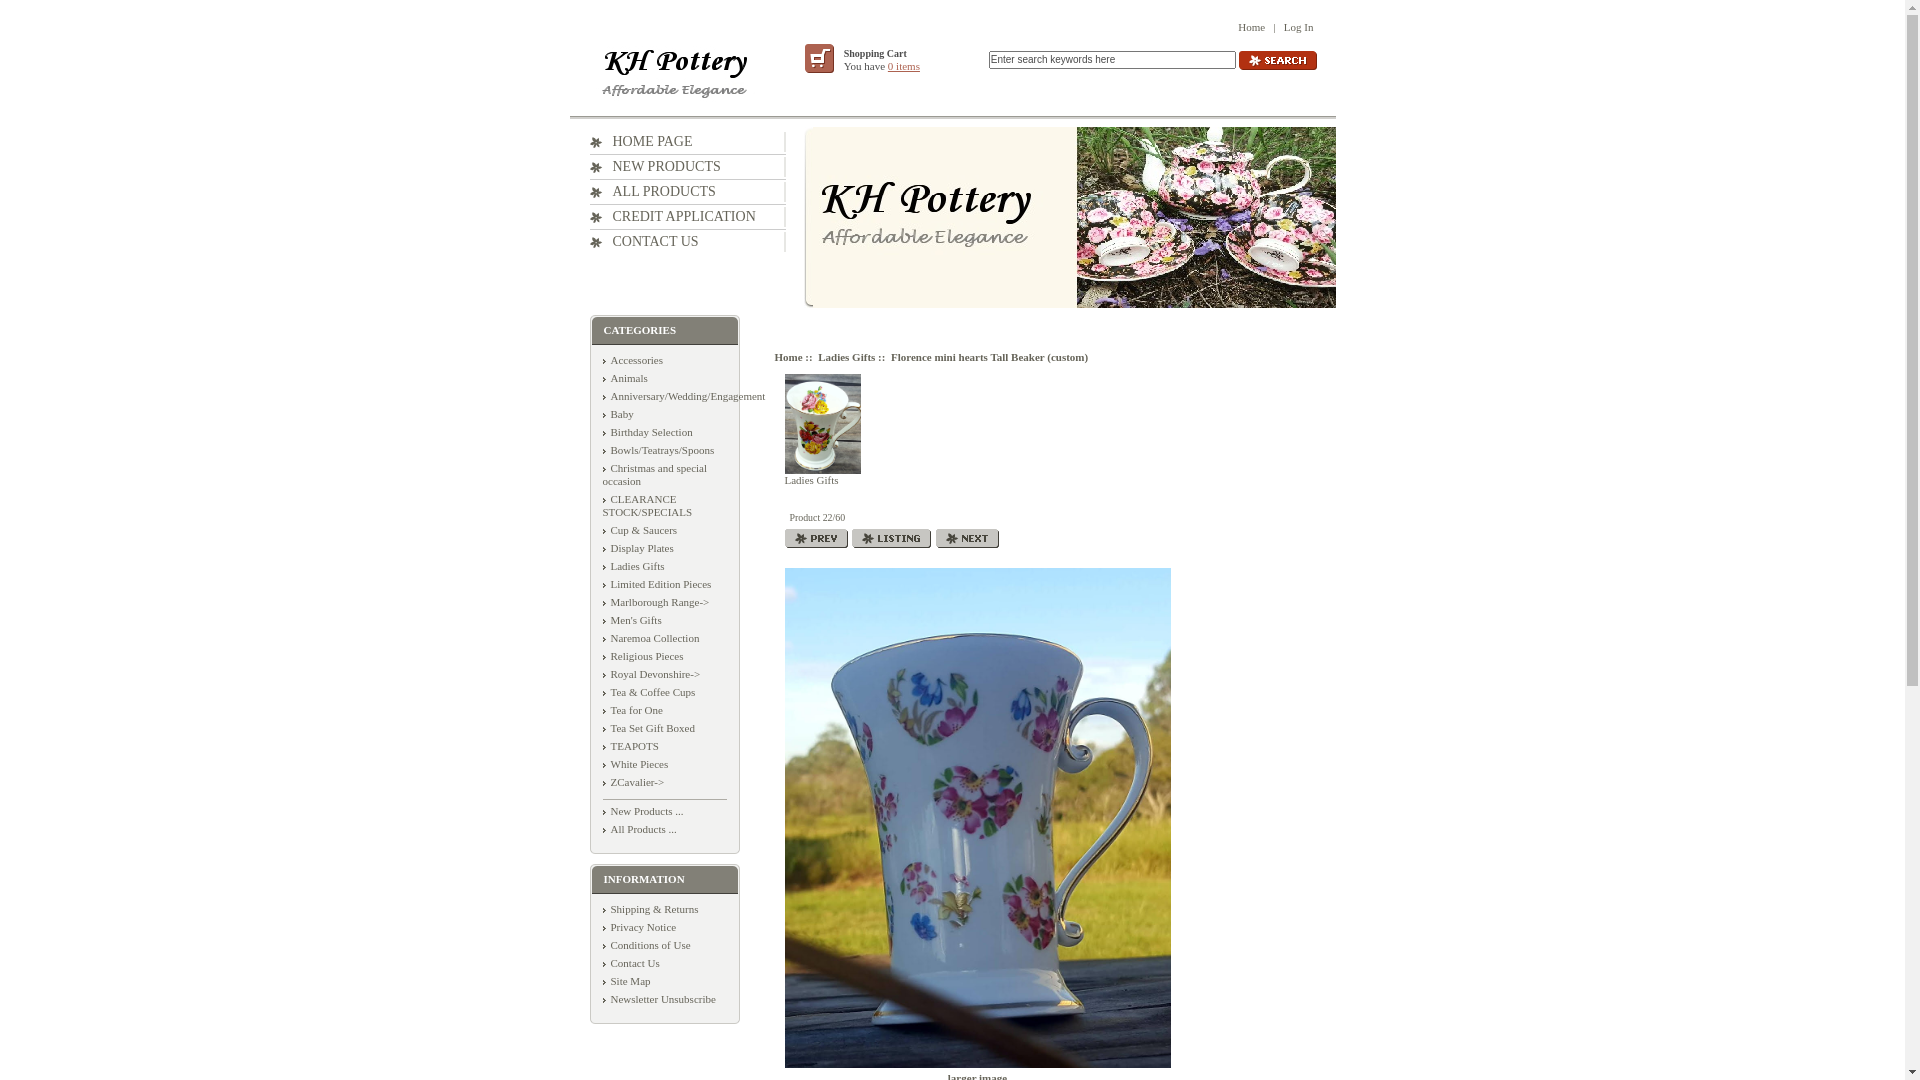  What do you see at coordinates (637, 829) in the screenshot?
I see `'All Products ...'` at bounding box center [637, 829].